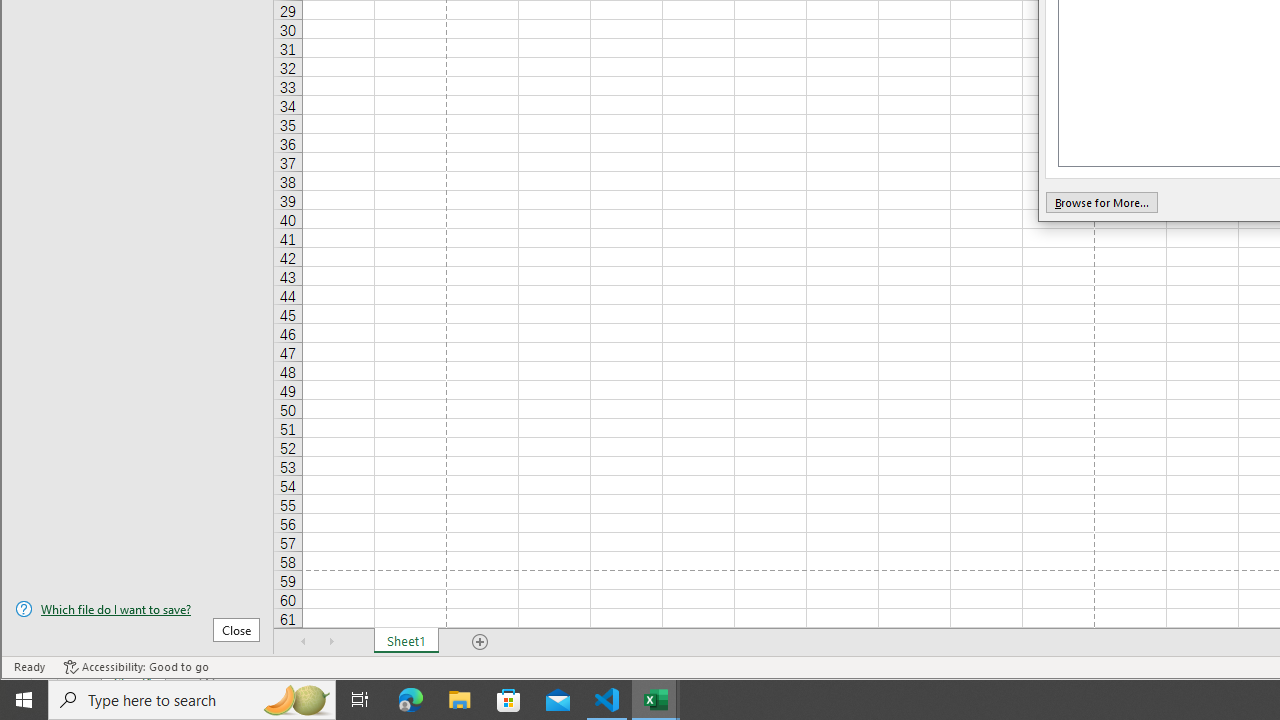  I want to click on 'Start', so click(24, 698).